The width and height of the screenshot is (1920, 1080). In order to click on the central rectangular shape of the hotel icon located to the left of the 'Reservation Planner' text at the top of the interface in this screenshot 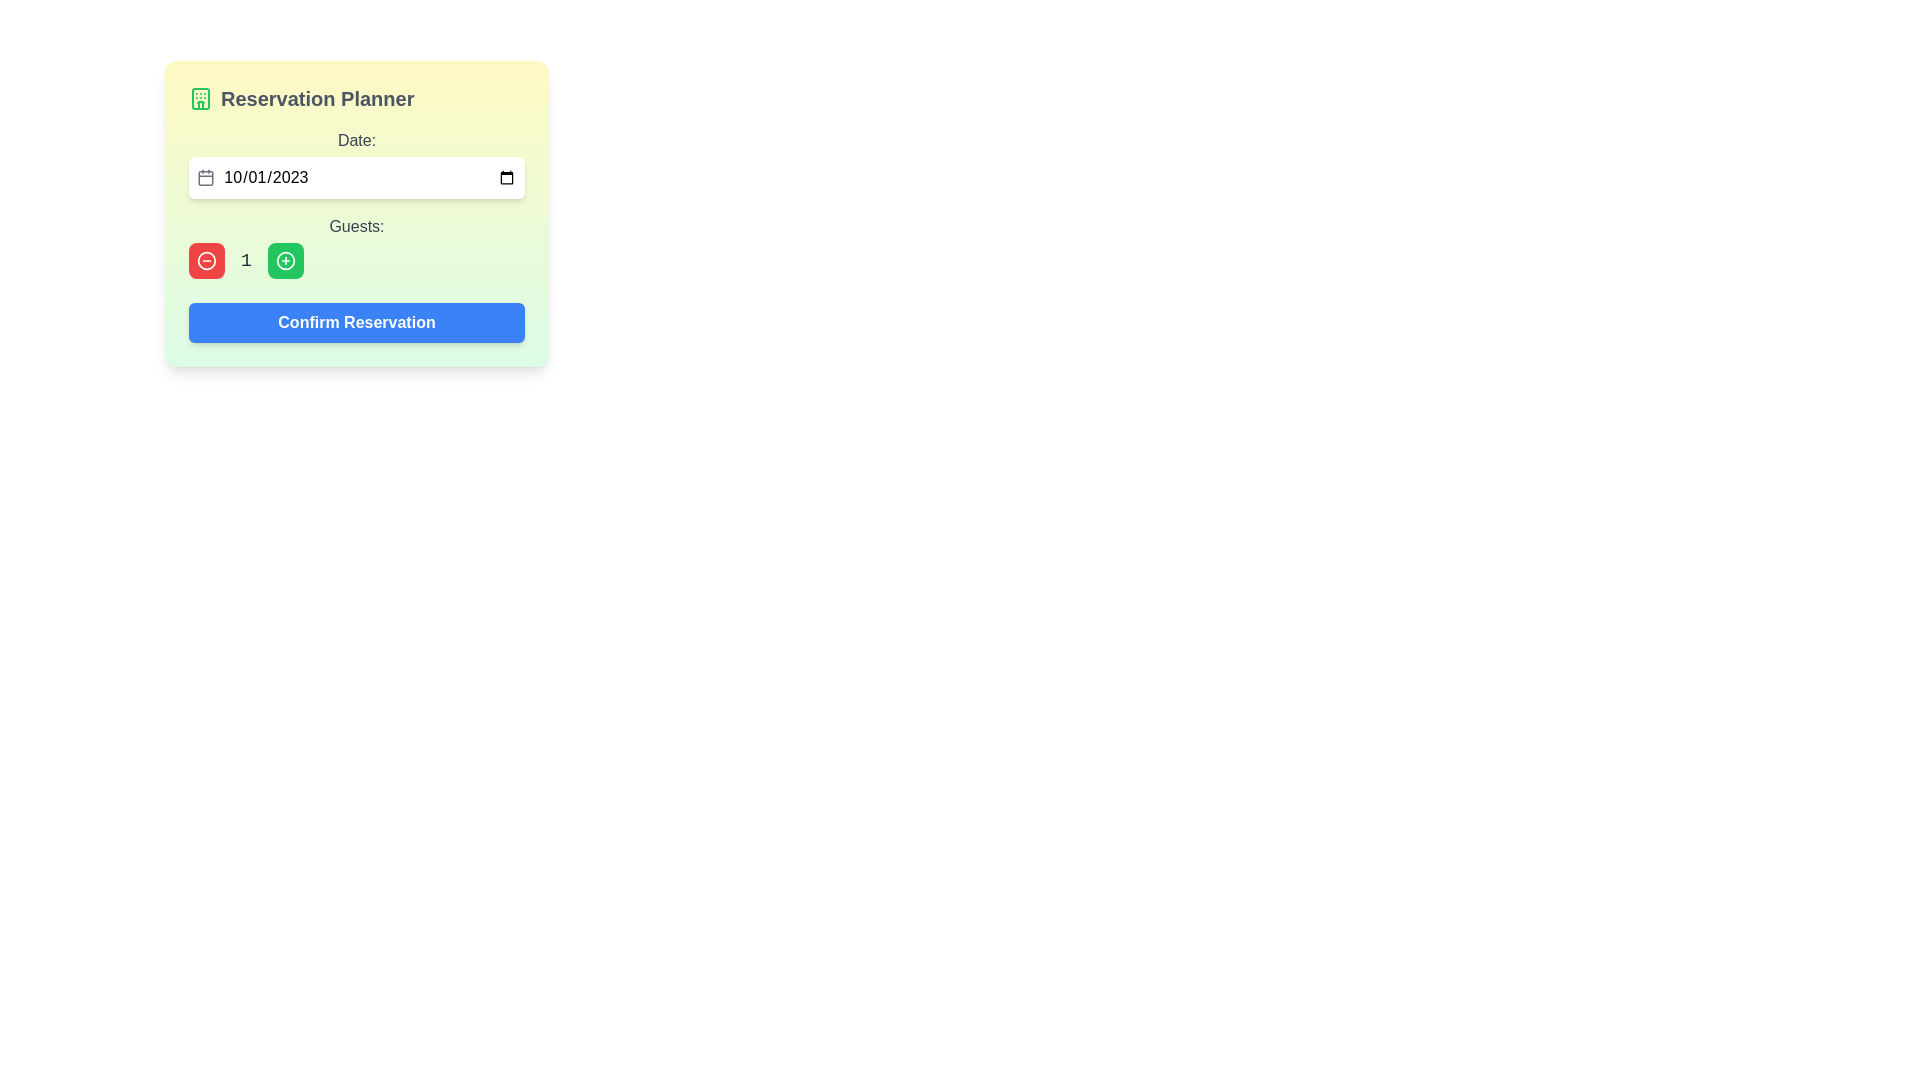, I will do `click(201, 99)`.